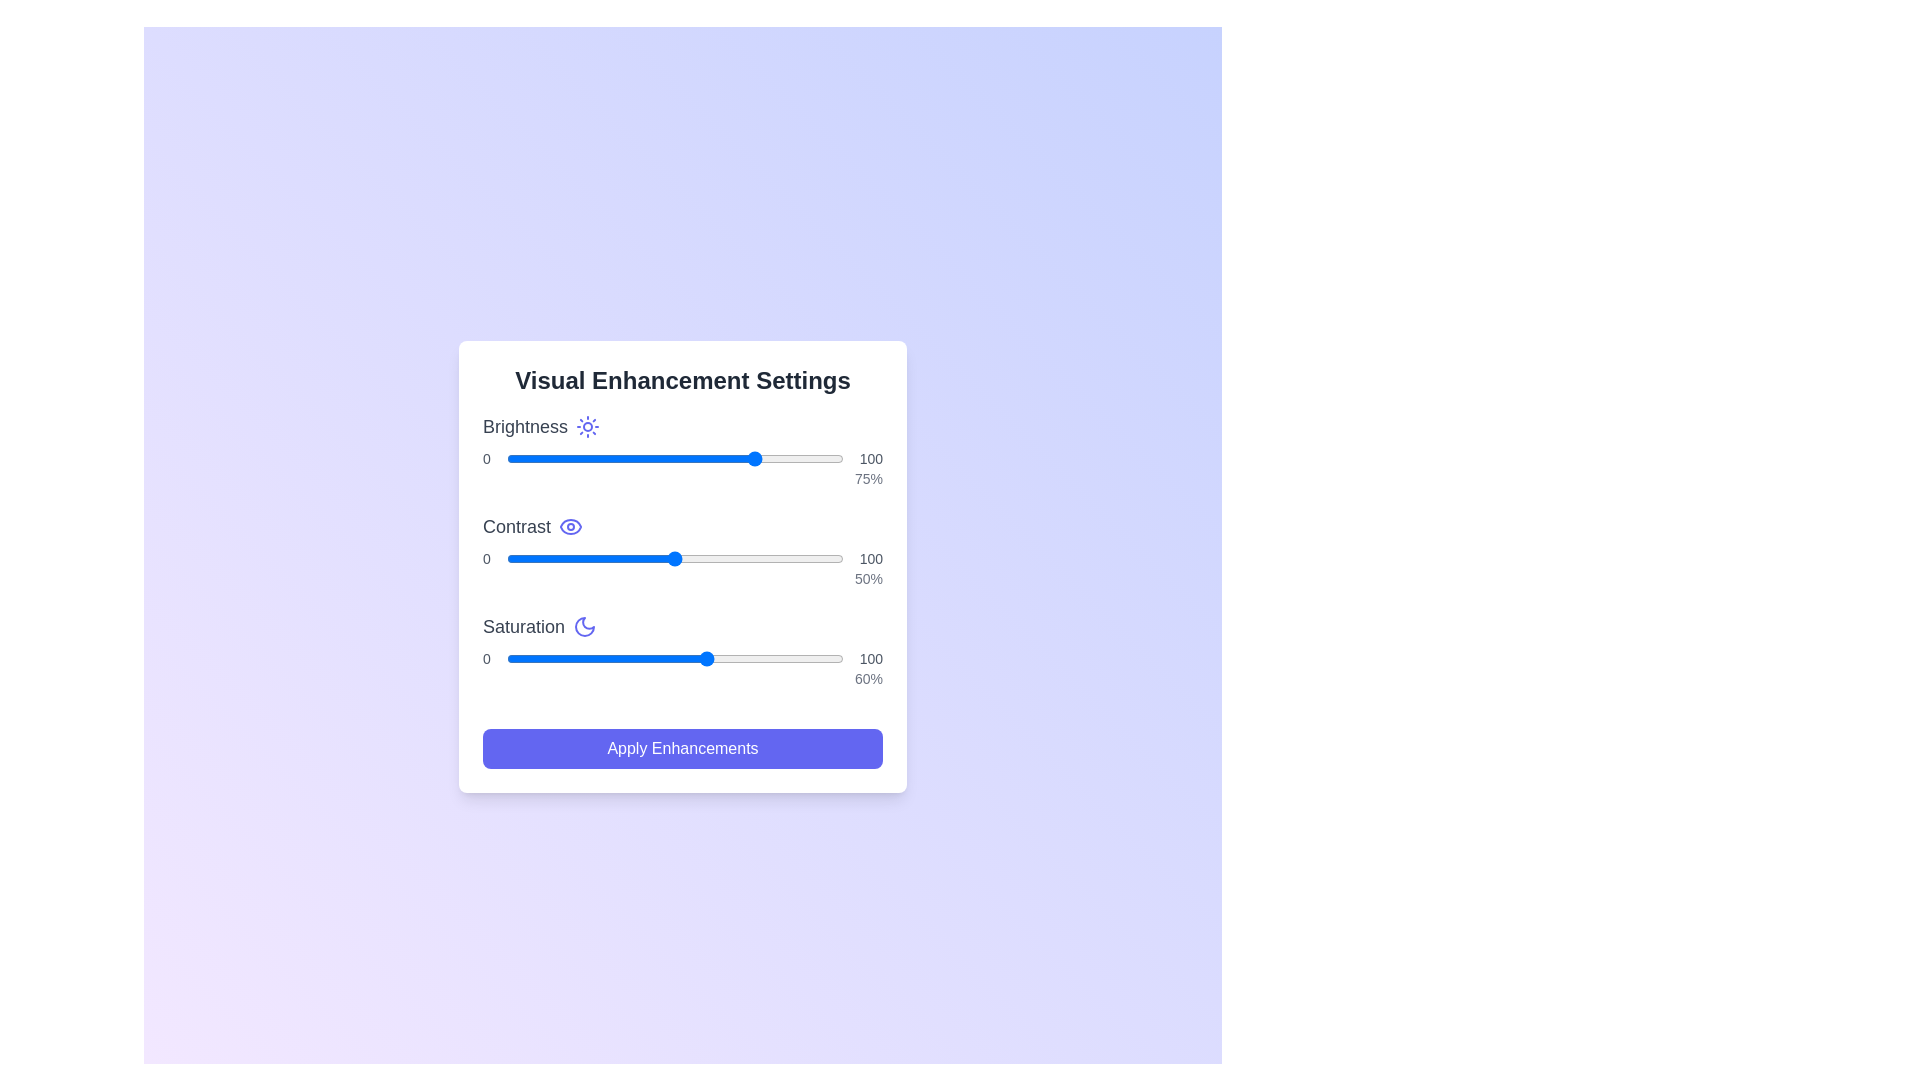  What do you see at coordinates (587, 426) in the screenshot?
I see `the icon for brightness to display its tooltip` at bounding box center [587, 426].